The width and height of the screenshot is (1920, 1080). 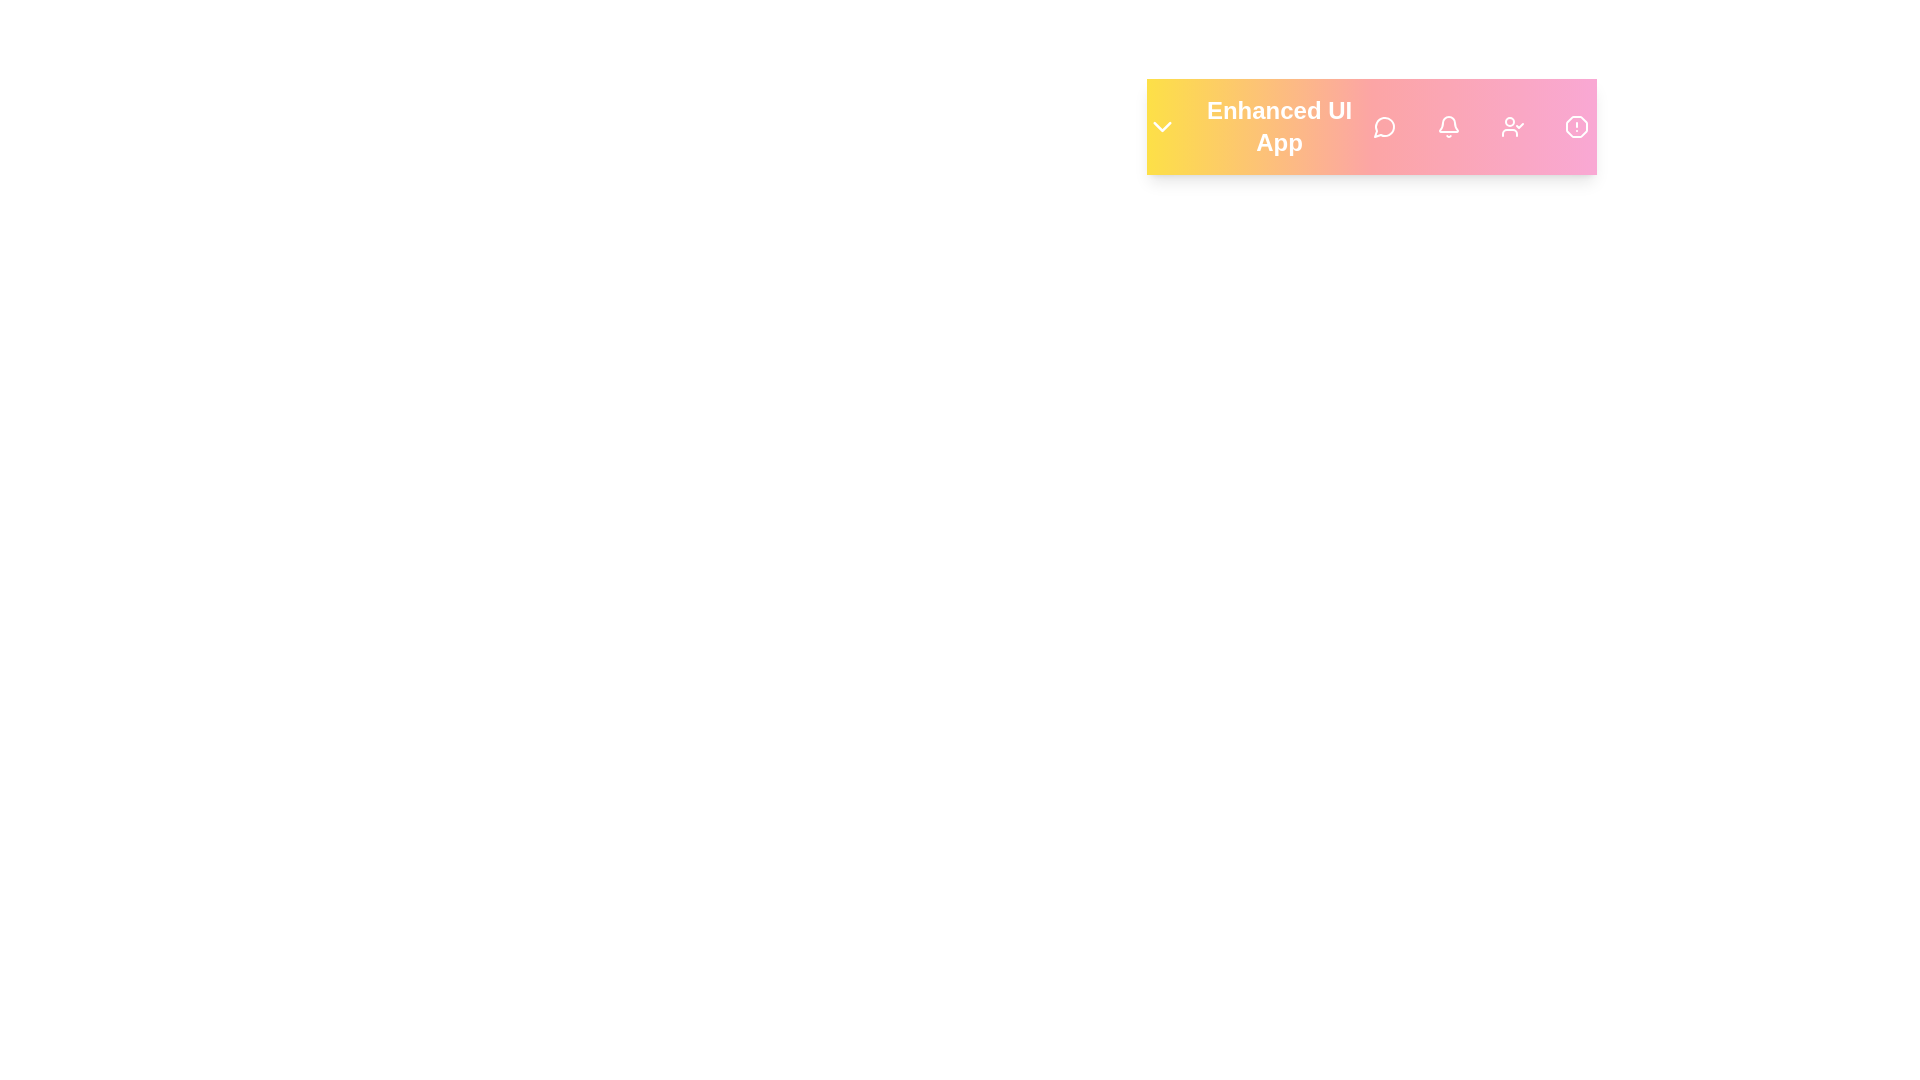 What do you see at coordinates (1576, 127) in the screenshot?
I see `'Alerts' button to view application alerts` at bounding box center [1576, 127].